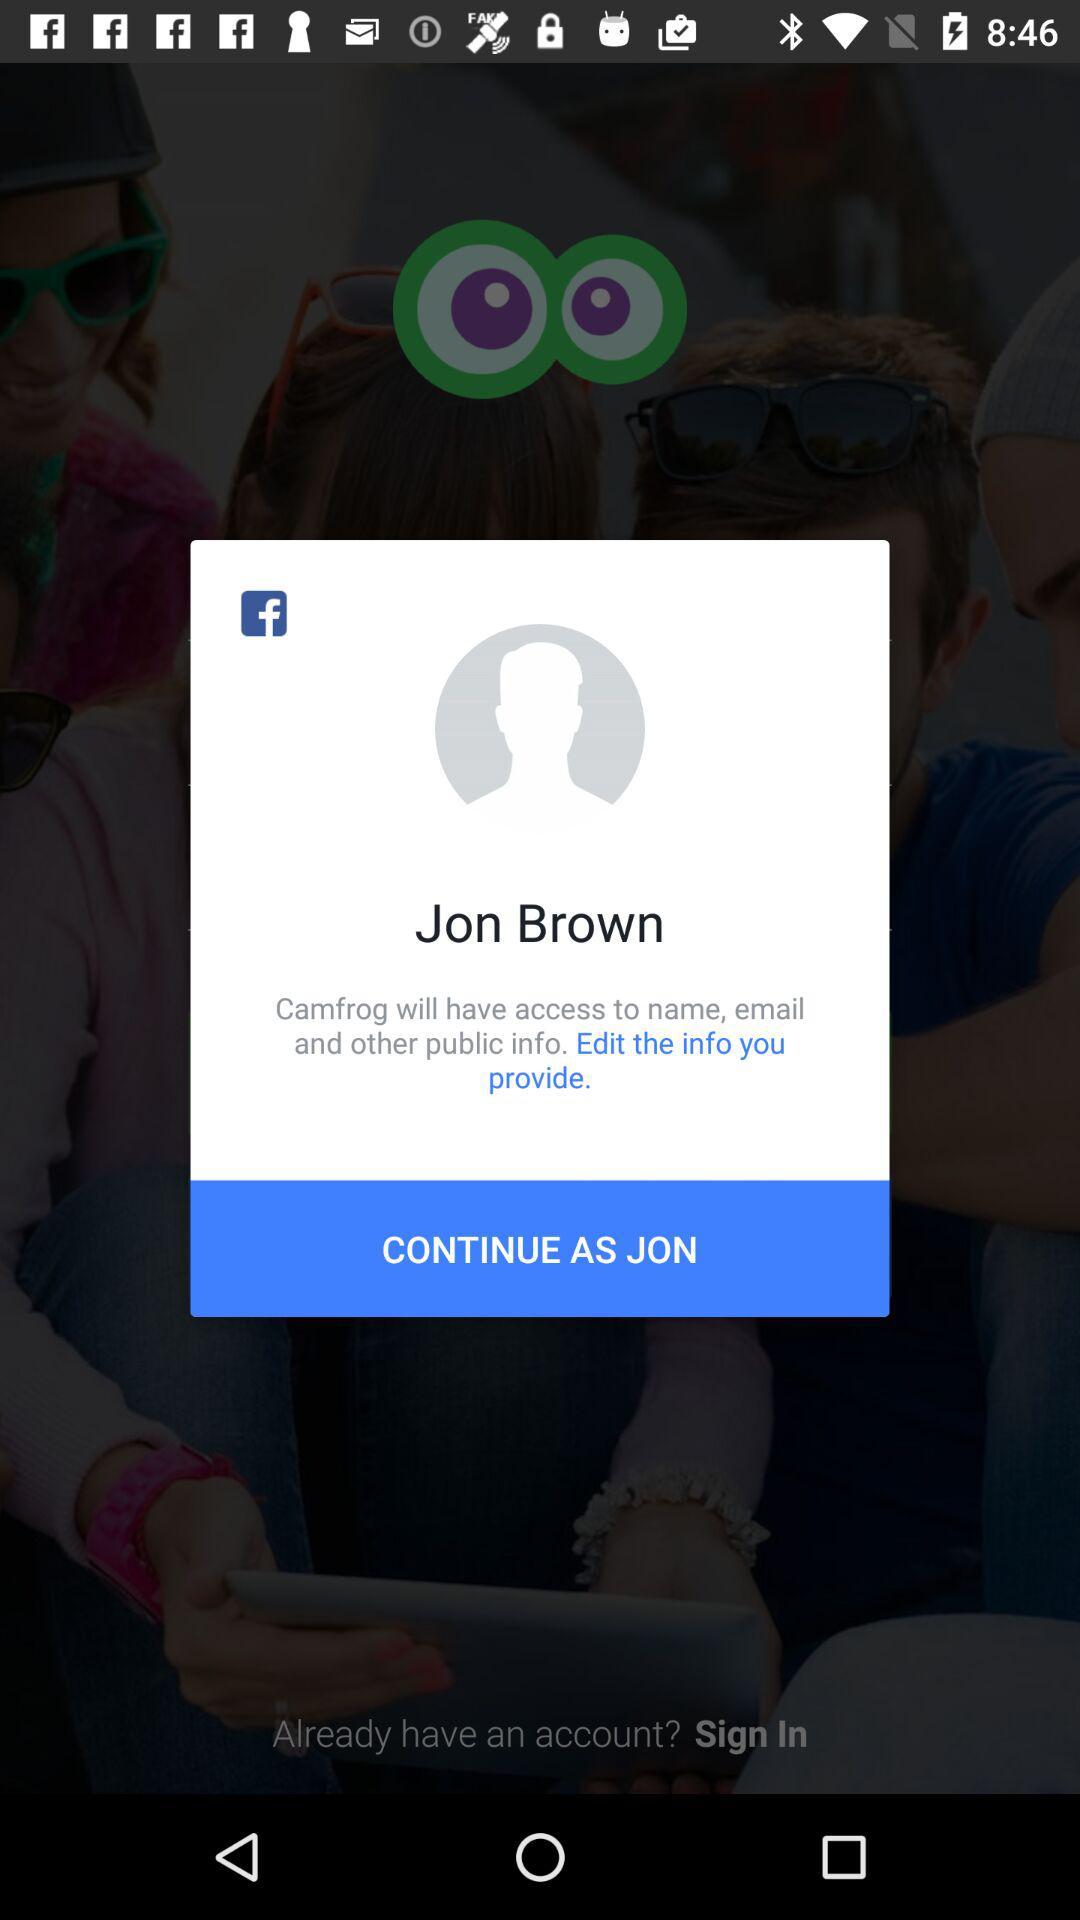  What do you see at coordinates (540, 1247) in the screenshot?
I see `item below the camfrog will have icon` at bounding box center [540, 1247].